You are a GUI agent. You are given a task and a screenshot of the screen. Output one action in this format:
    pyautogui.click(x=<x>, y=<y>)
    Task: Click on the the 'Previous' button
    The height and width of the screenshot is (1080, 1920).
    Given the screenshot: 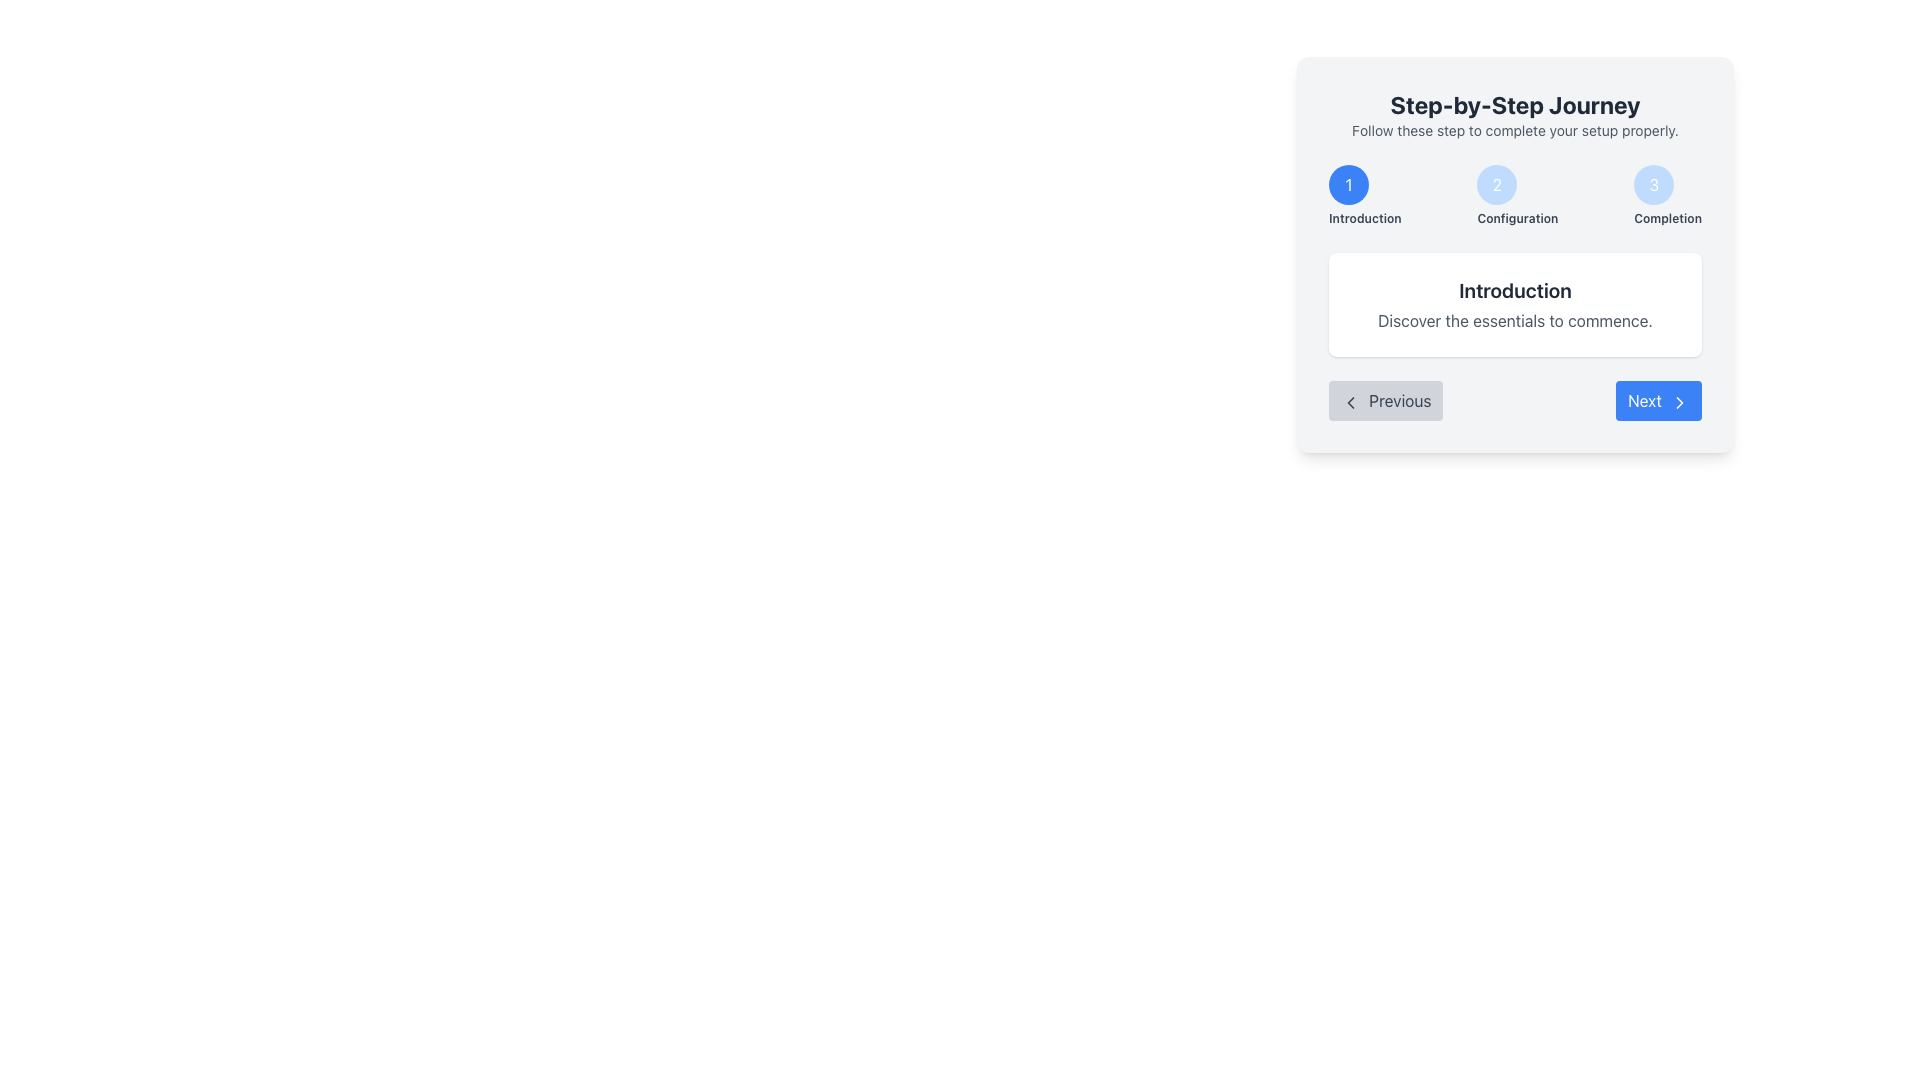 What is the action you would take?
    pyautogui.click(x=1385, y=401)
    